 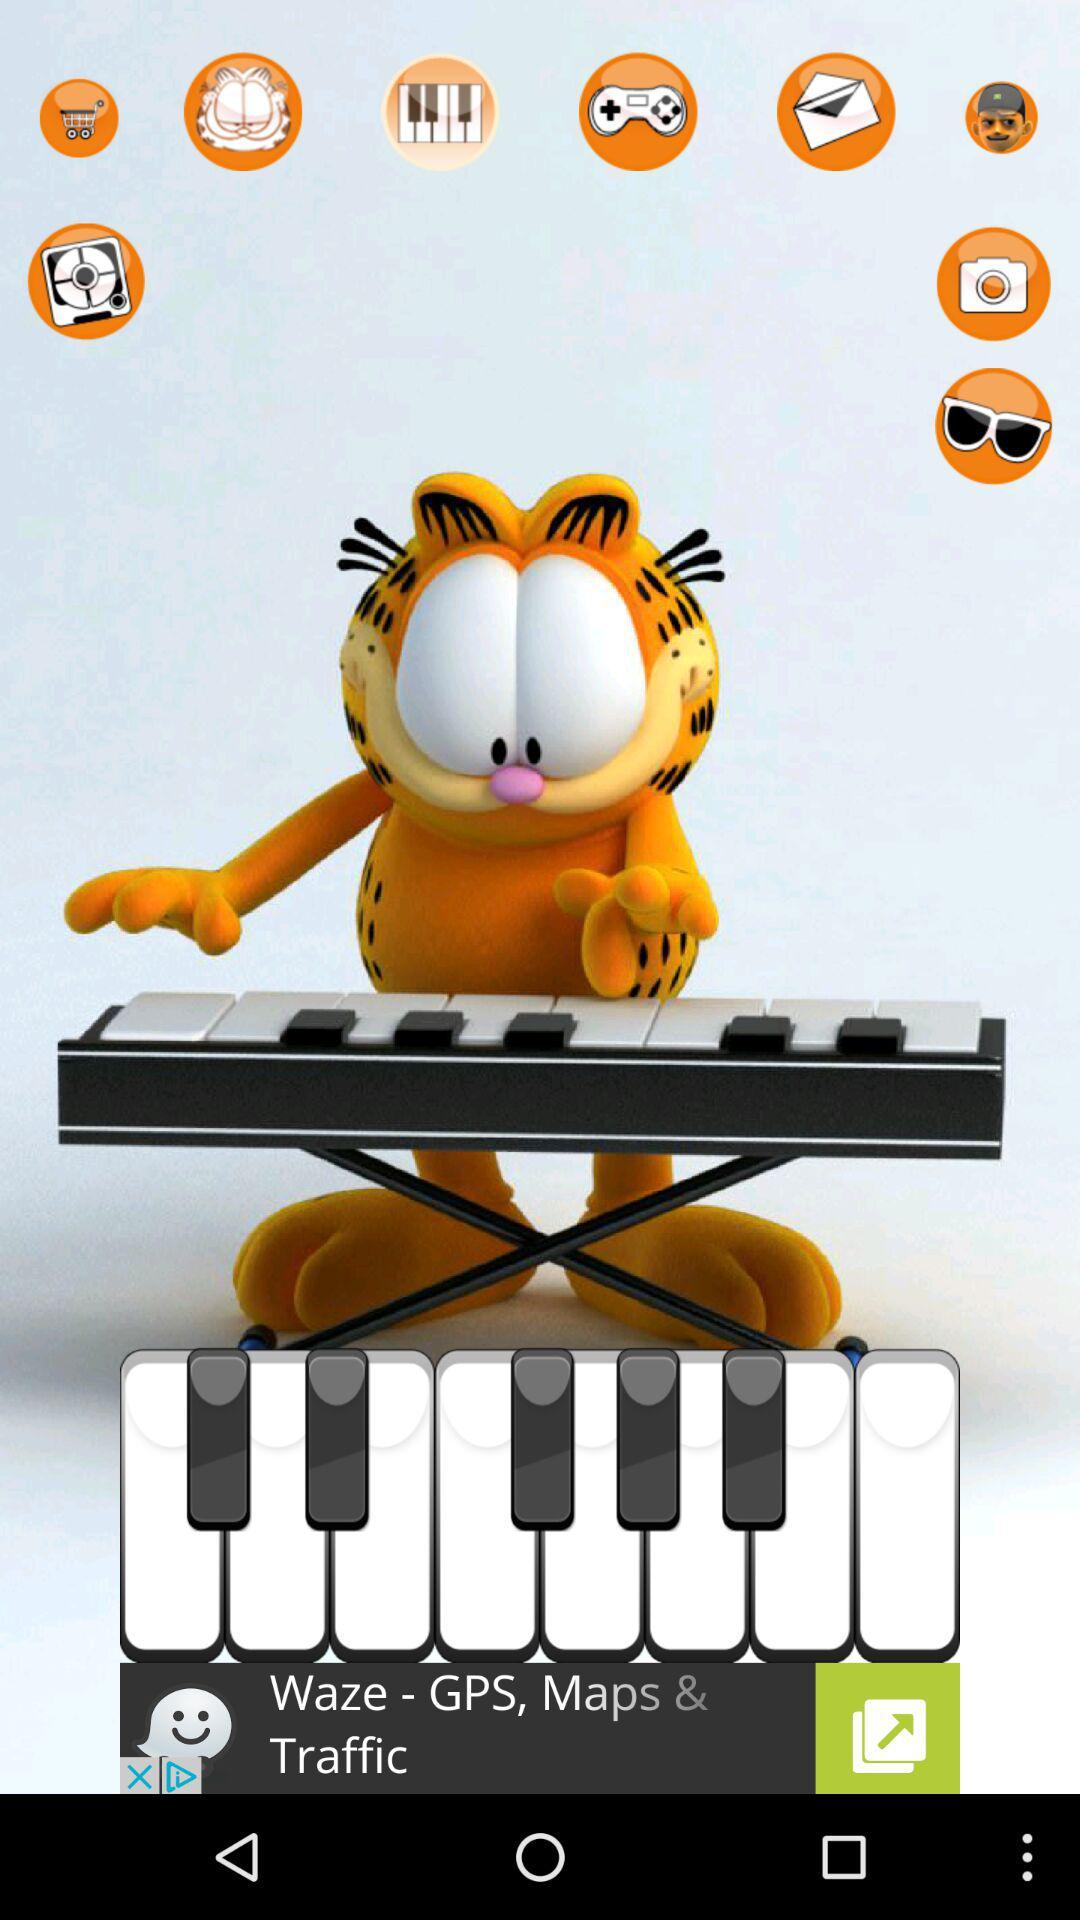 What do you see at coordinates (801, 1505) in the screenshot?
I see `improper tagging` at bounding box center [801, 1505].